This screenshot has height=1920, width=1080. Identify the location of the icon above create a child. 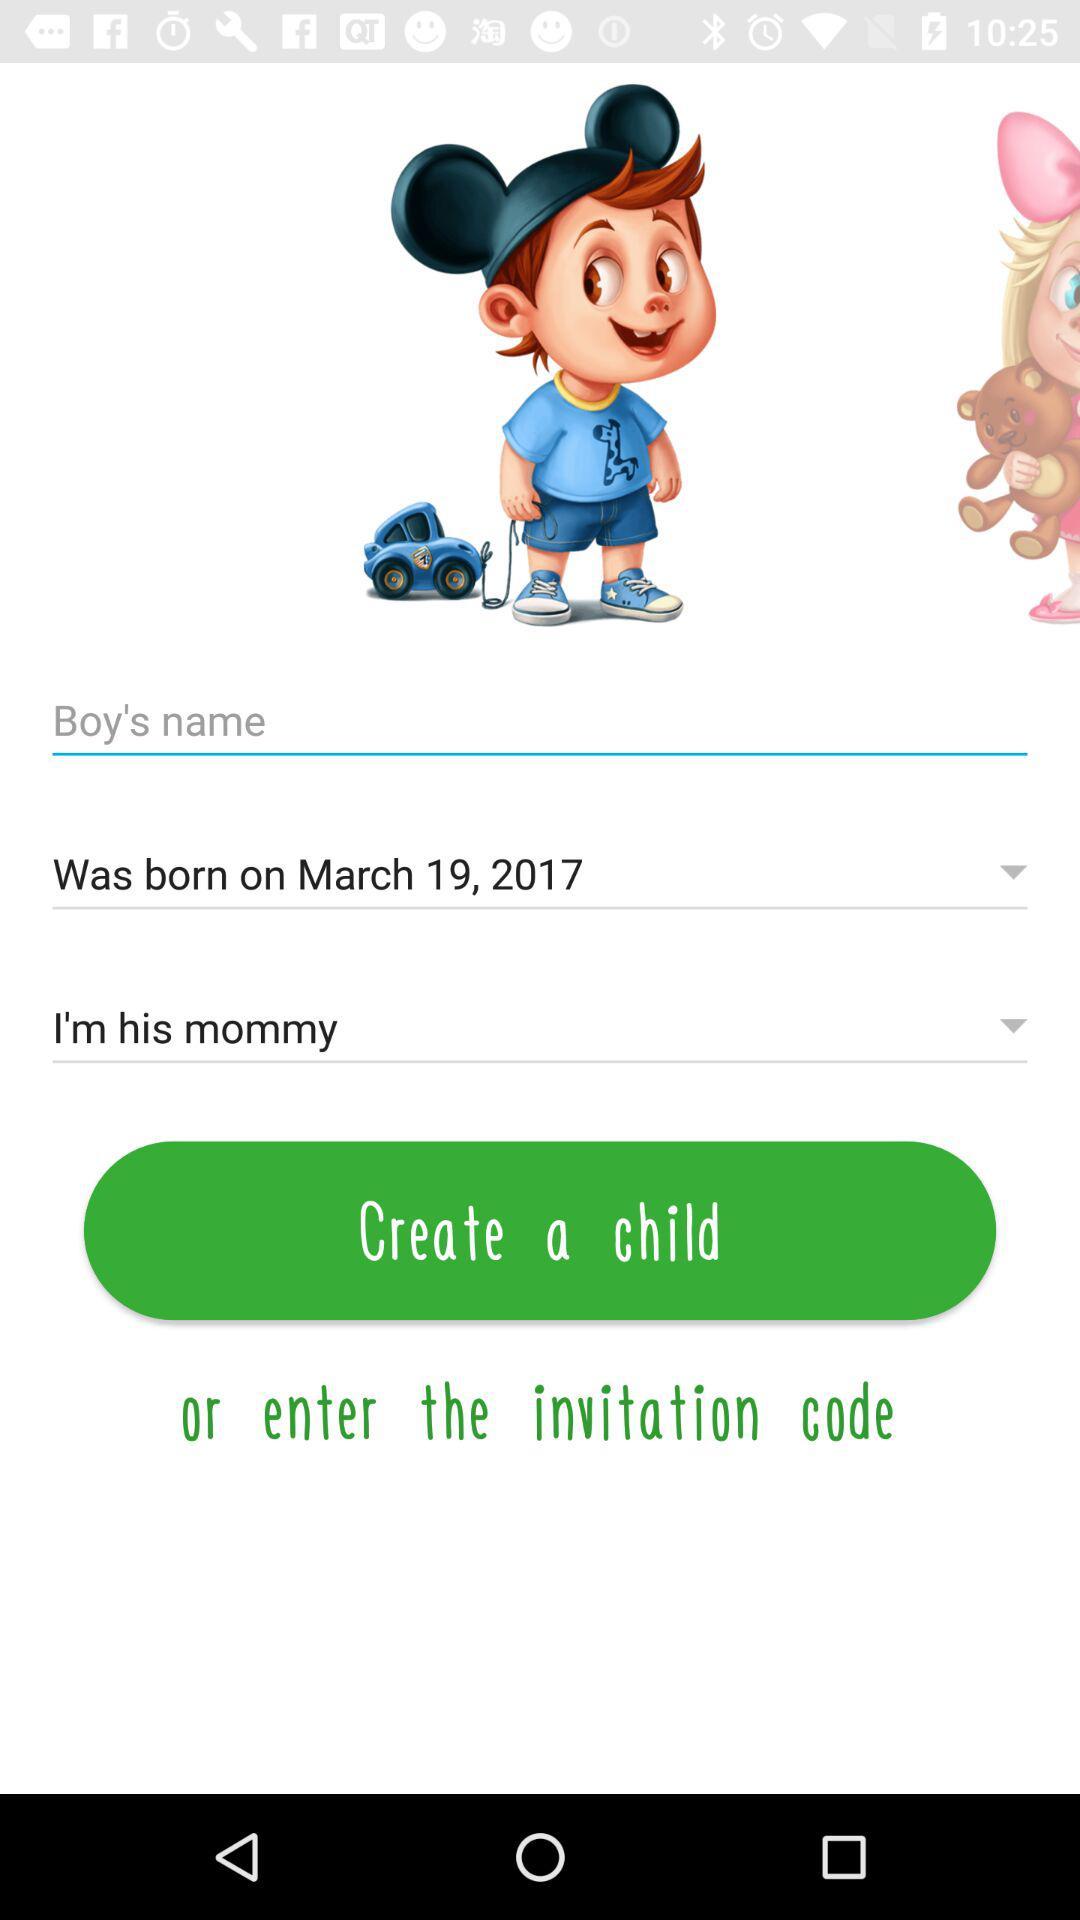
(540, 1027).